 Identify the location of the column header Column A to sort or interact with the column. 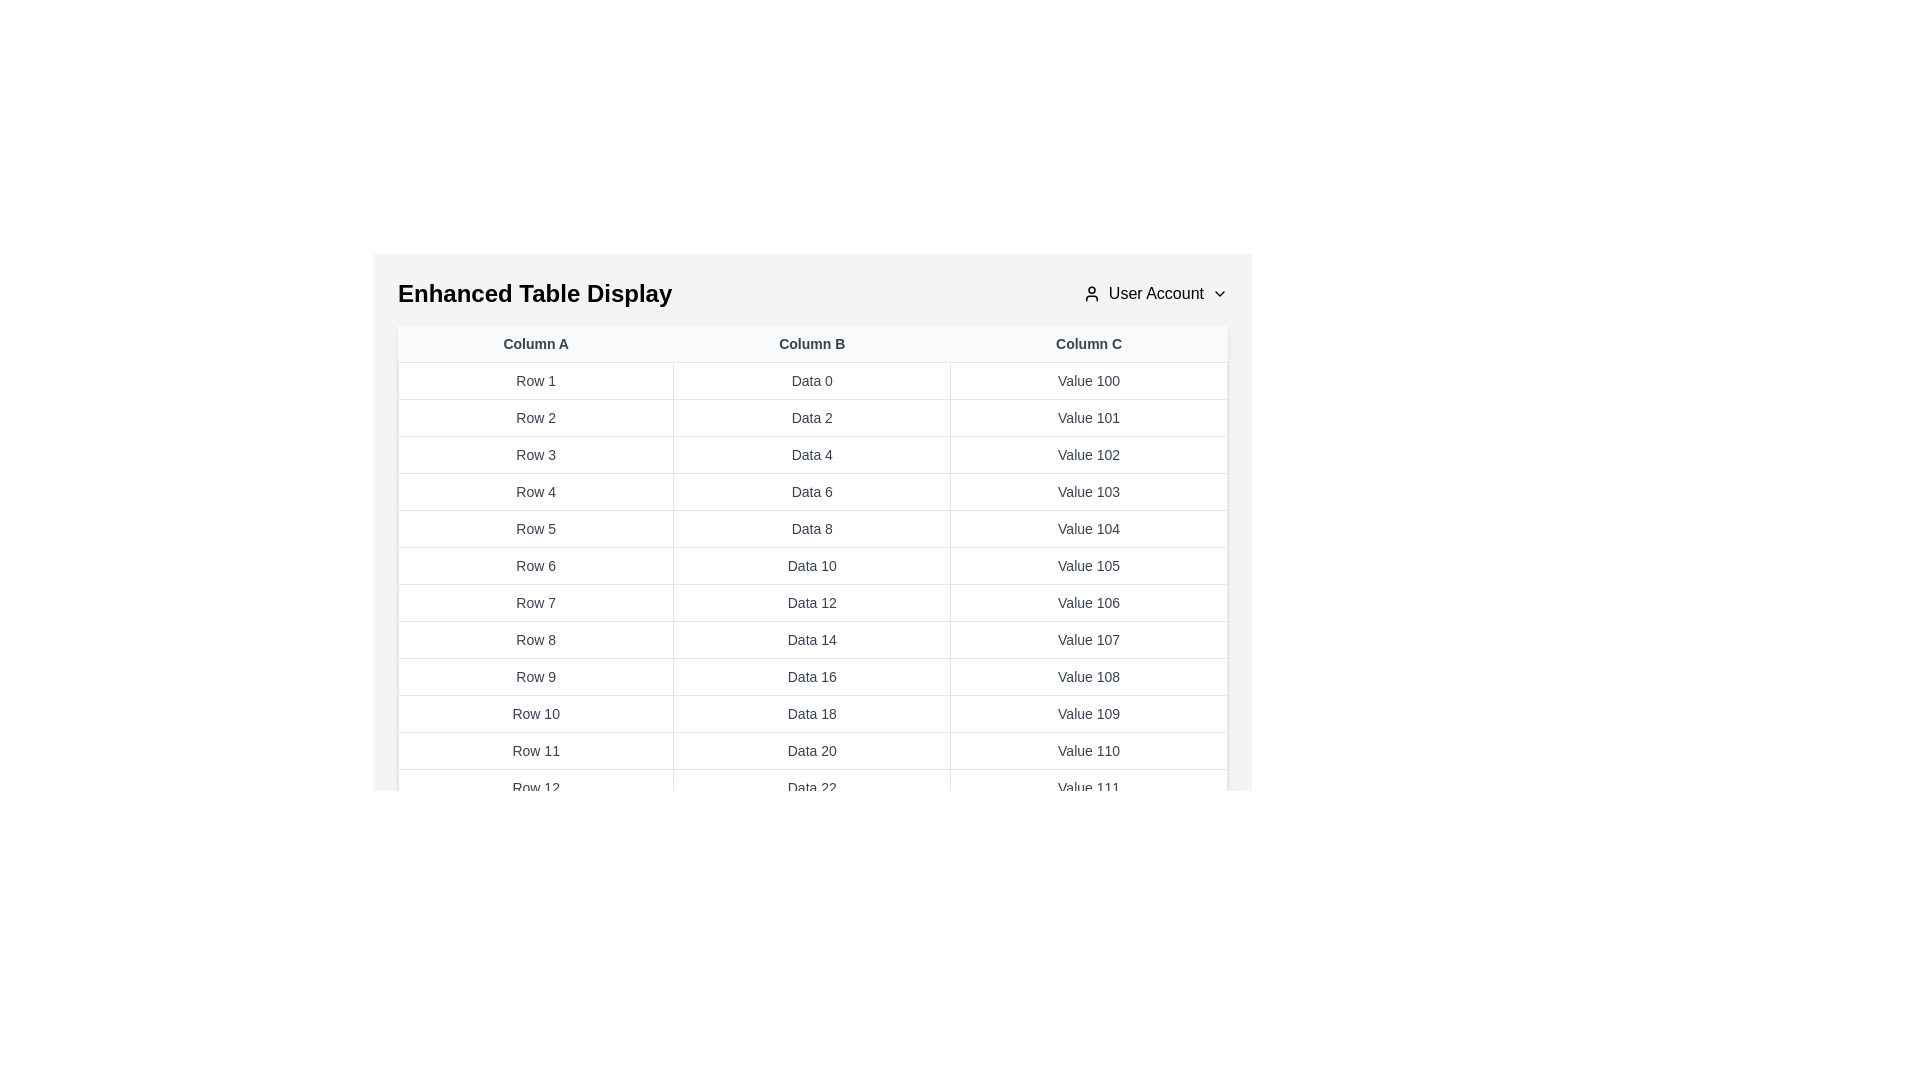
(536, 342).